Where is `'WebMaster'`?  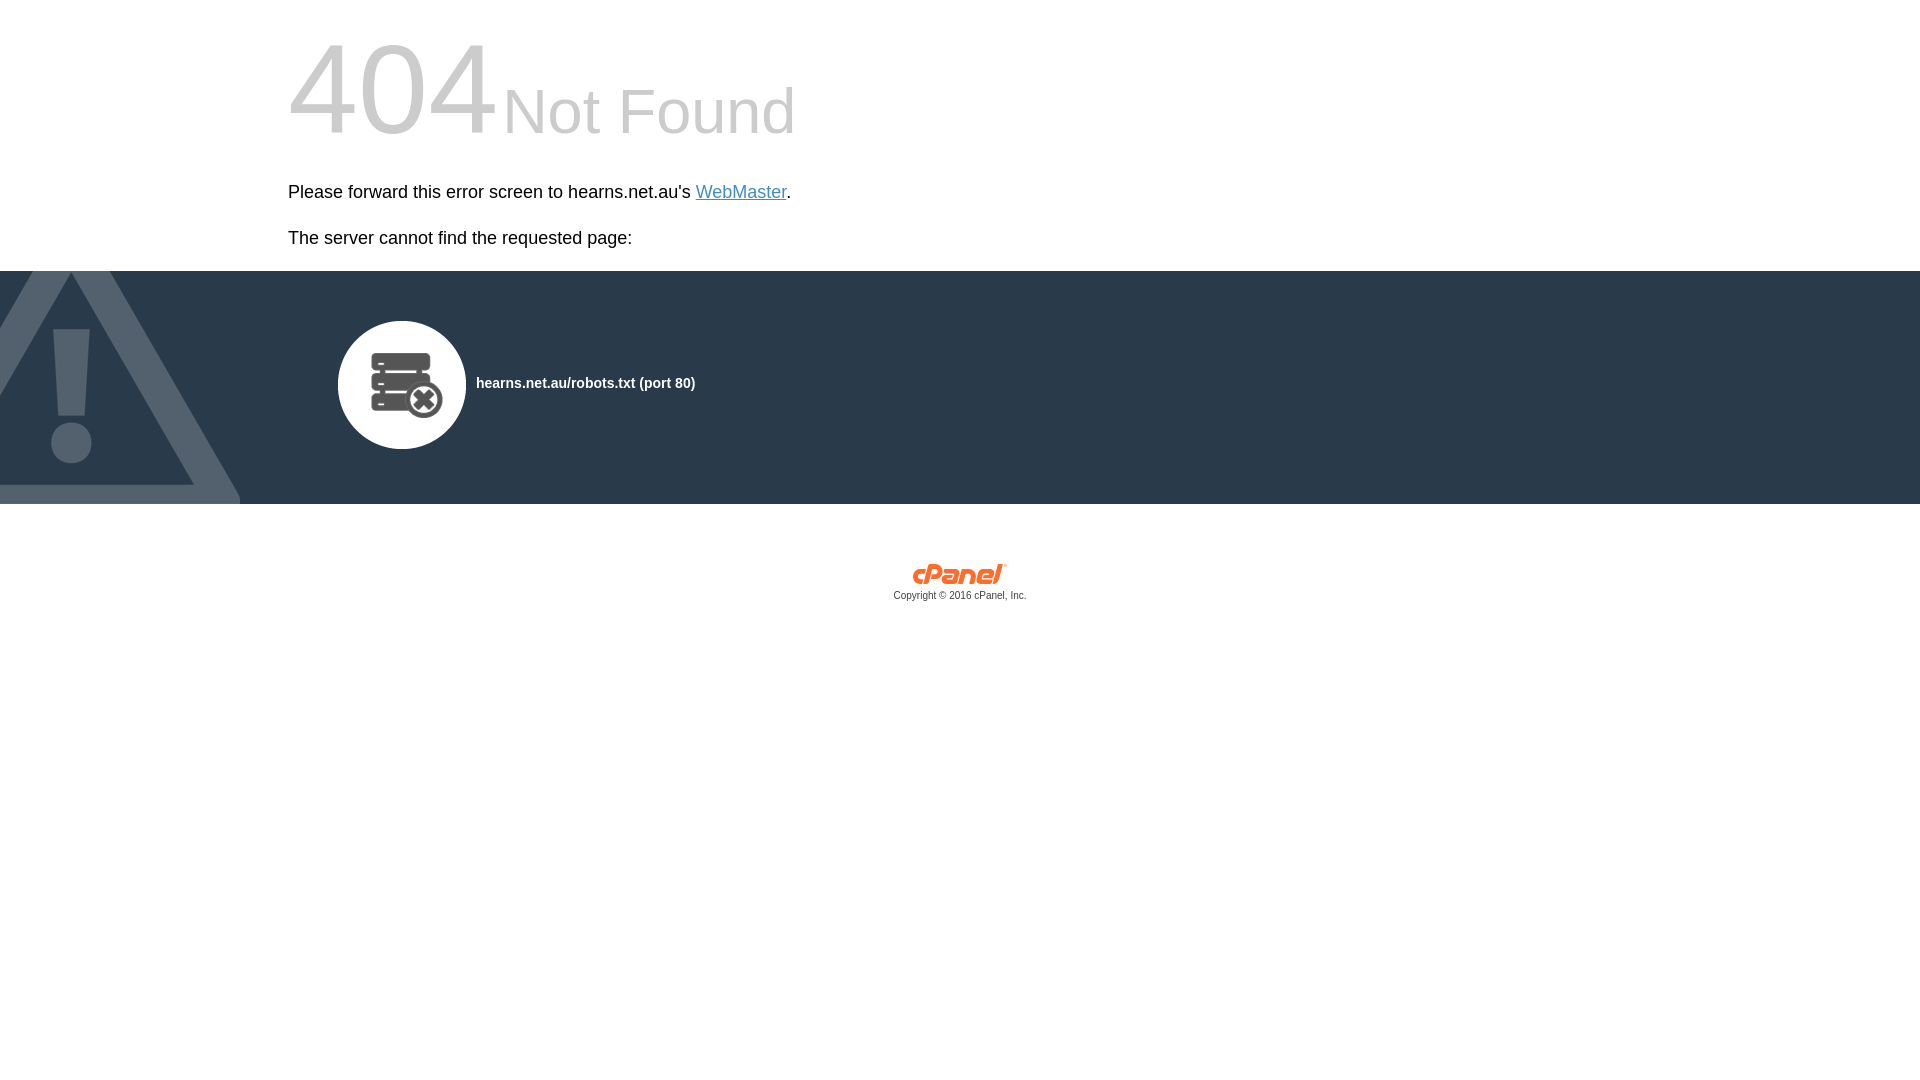 'WebMaster' is located at coordinates (696, 192).